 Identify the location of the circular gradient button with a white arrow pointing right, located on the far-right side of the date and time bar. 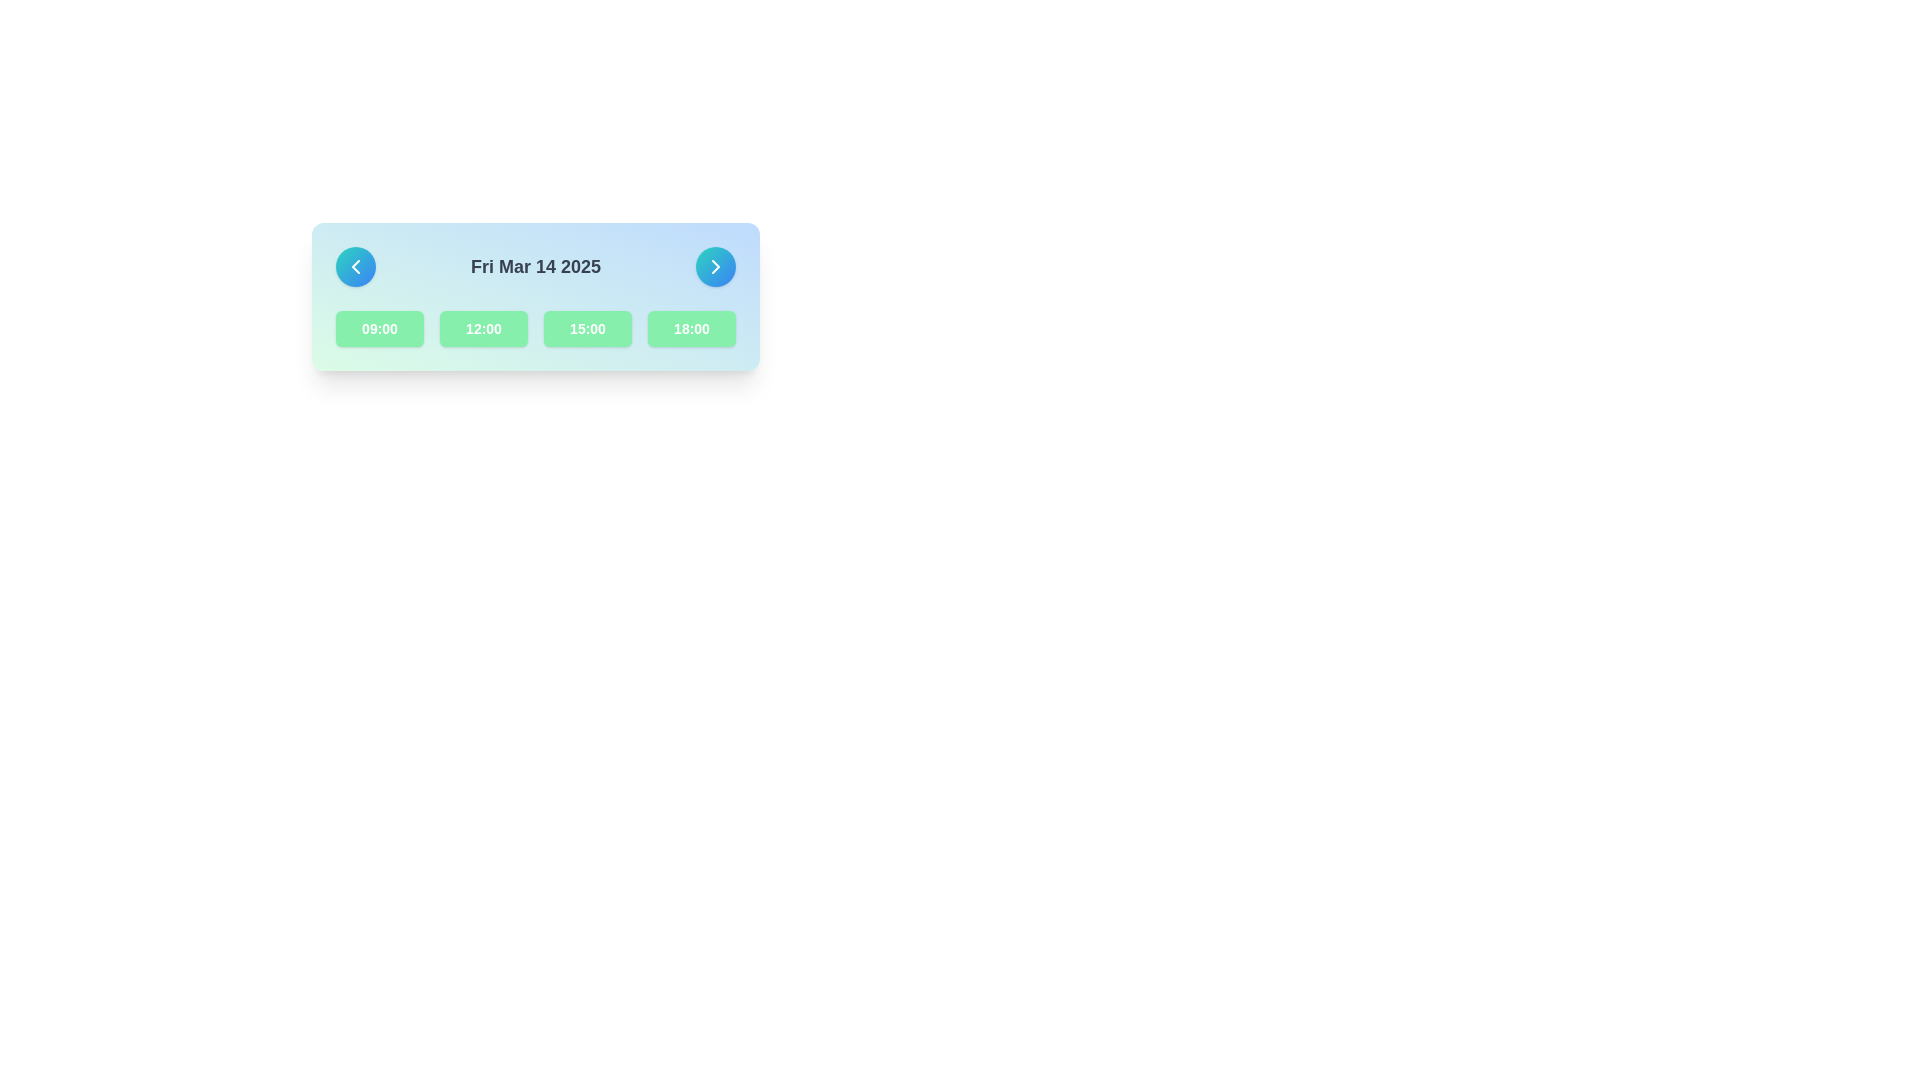
(715, 265).